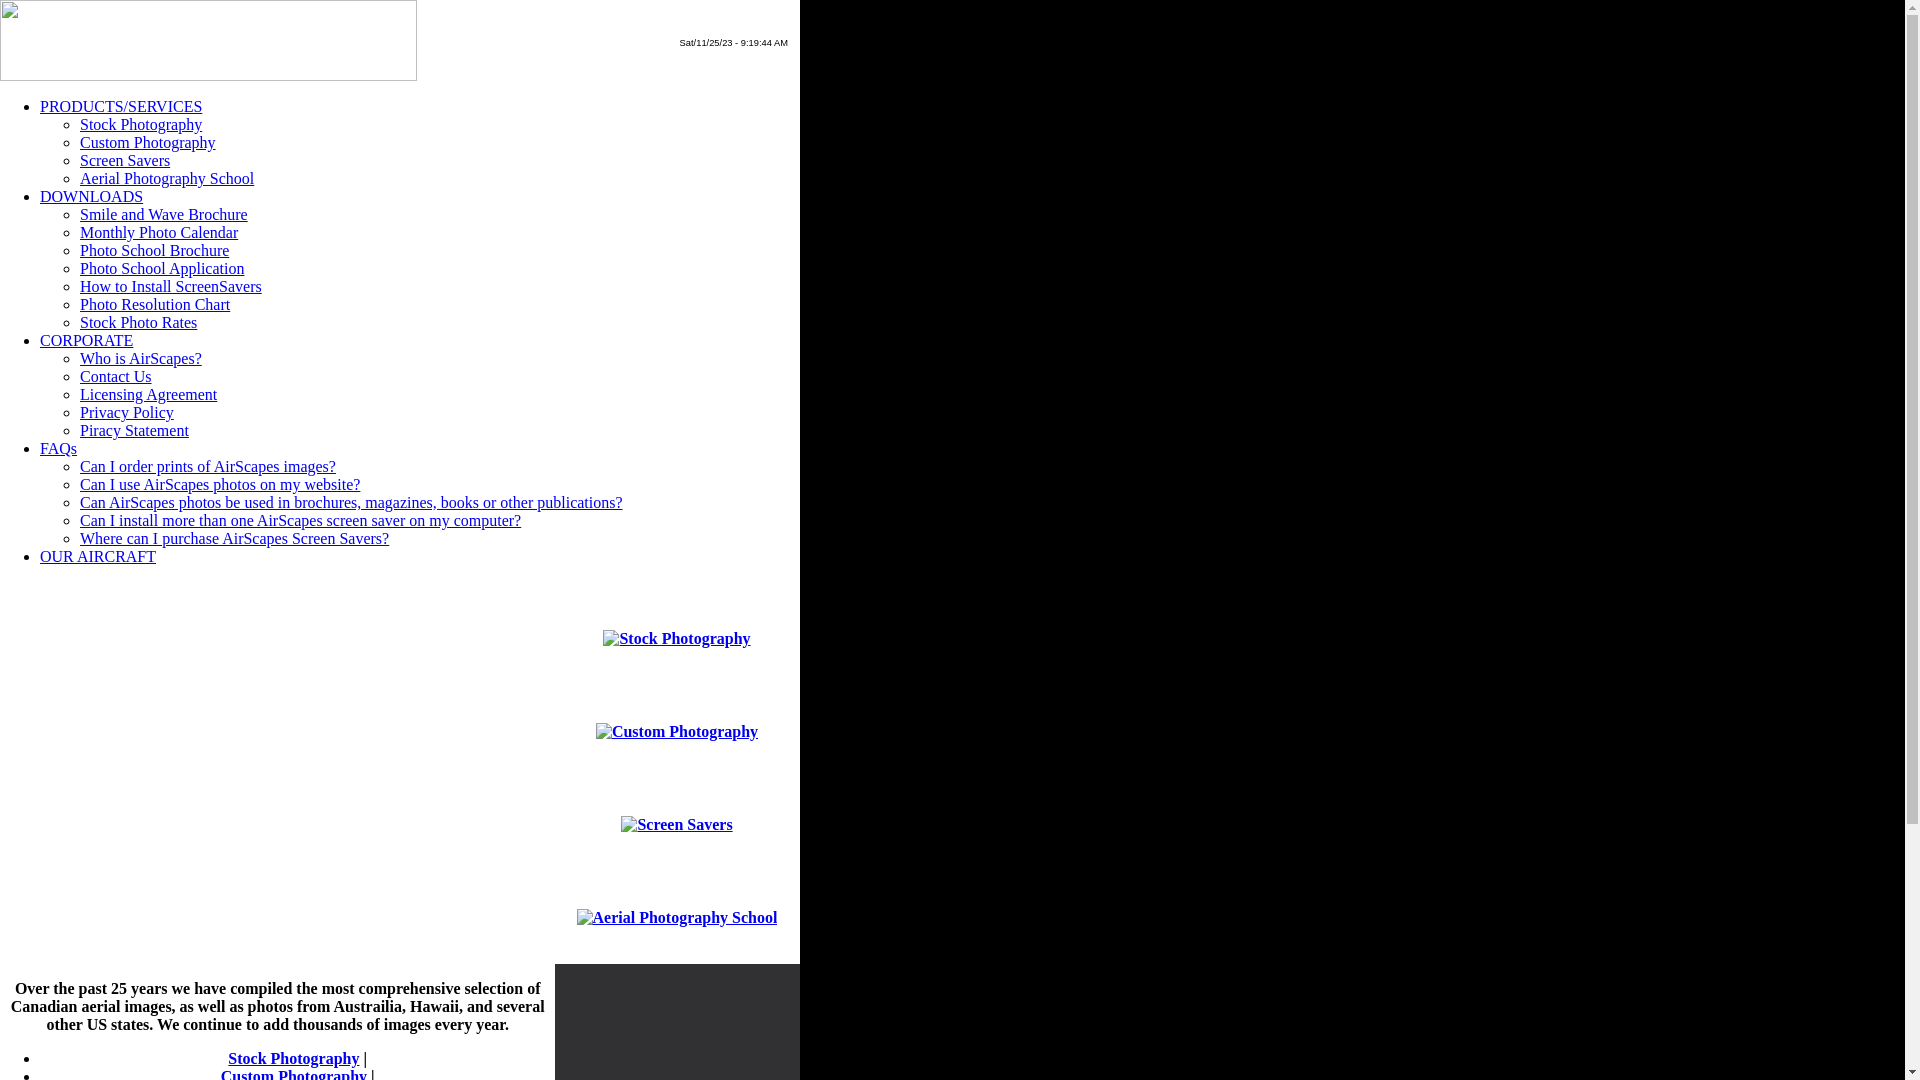  What do you see at coordinates (220, 484) in the screenshot?
I see `'Can I use AirScapes photos on my website?'` at bounding box center [220, 484].